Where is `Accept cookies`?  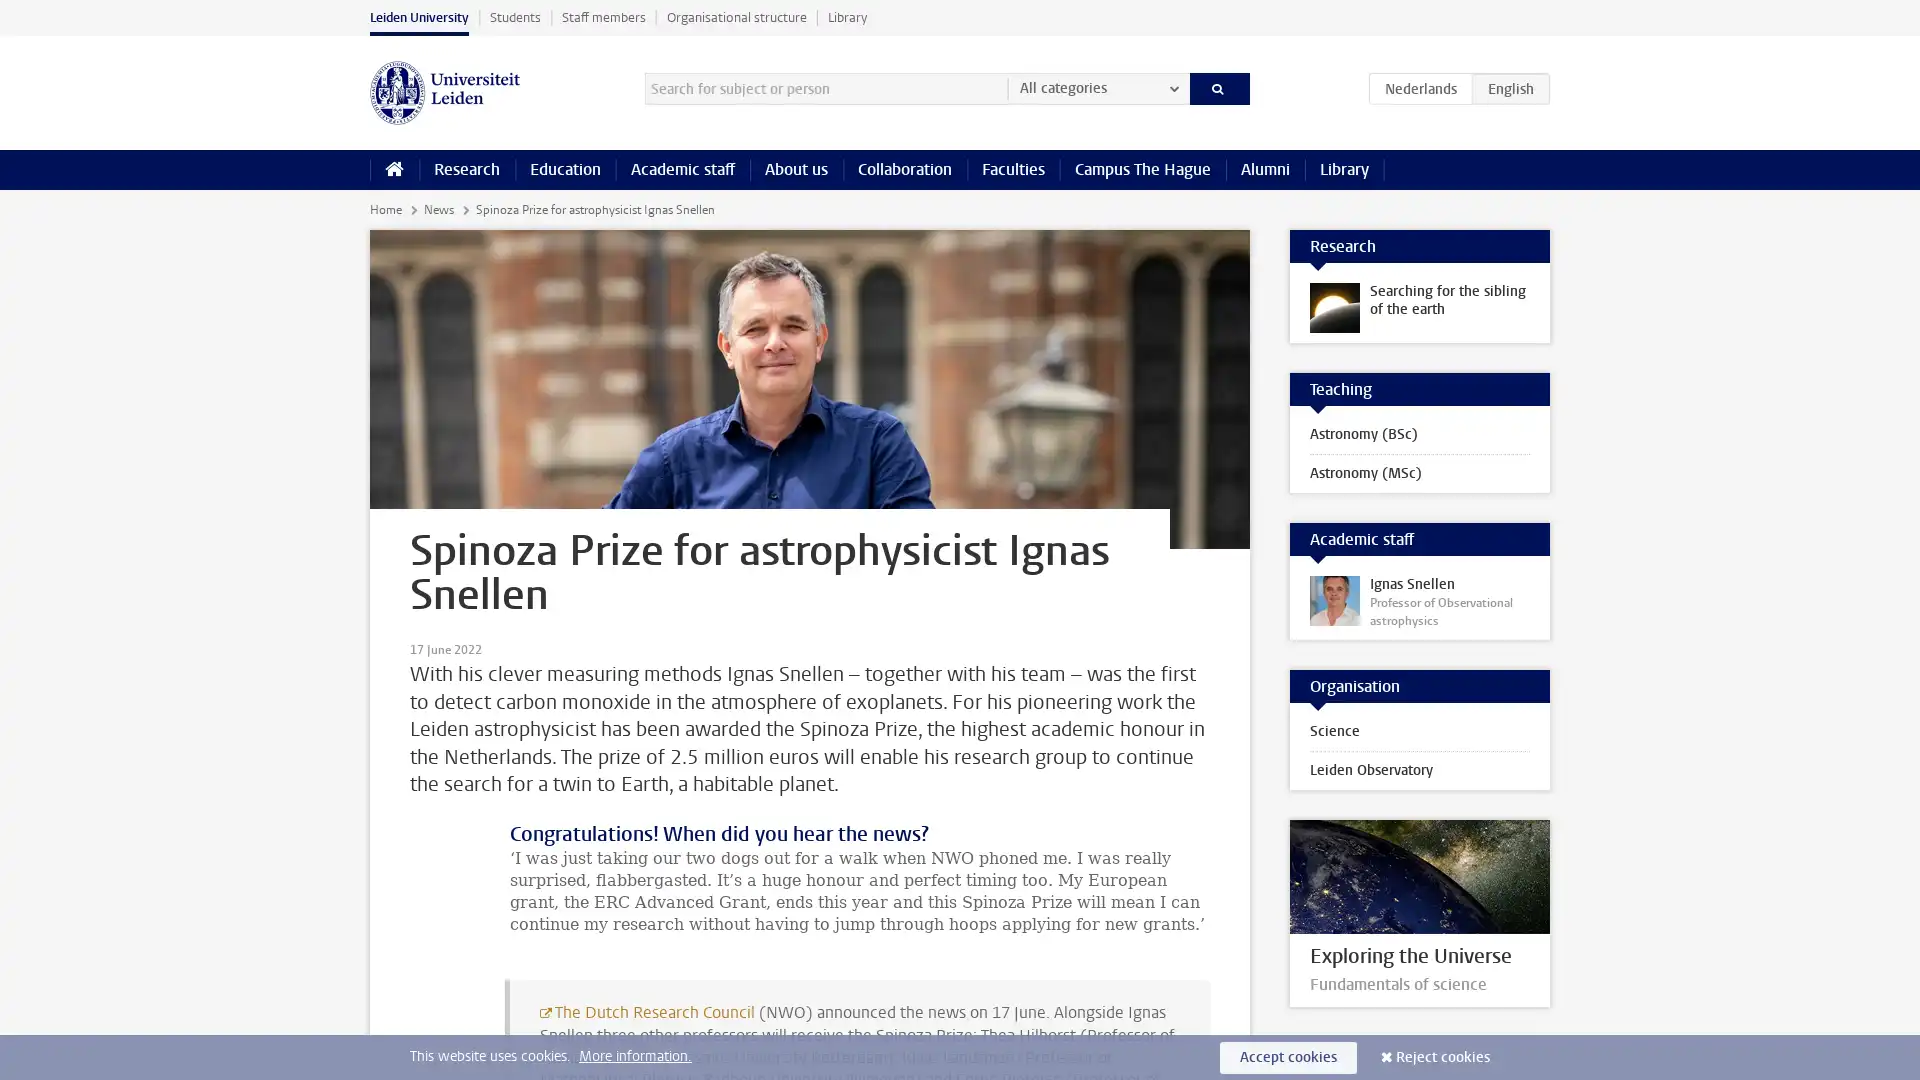 Accept cookies is located at coordinates (1288, 1056).